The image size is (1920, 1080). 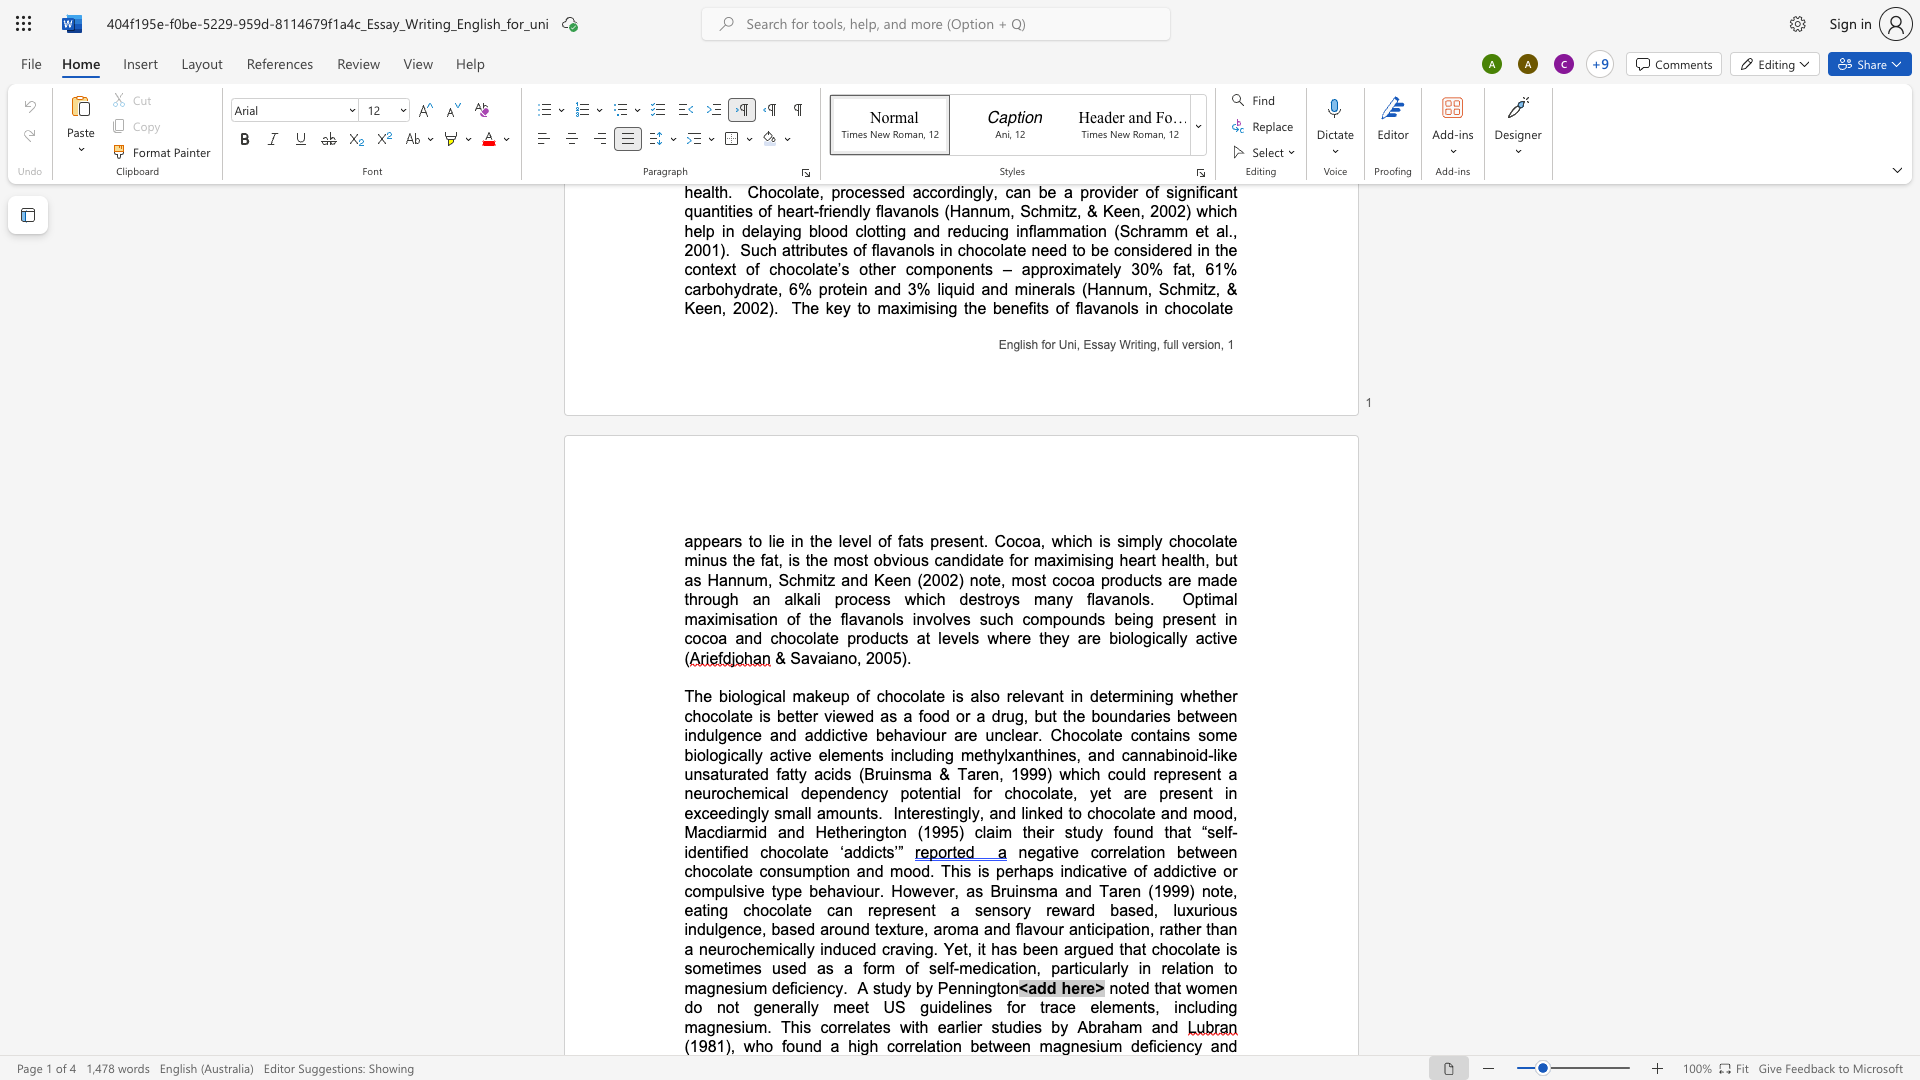 I want to click on the space between the continuous character "l" and "e" in the text, so click(x=843, y=541).